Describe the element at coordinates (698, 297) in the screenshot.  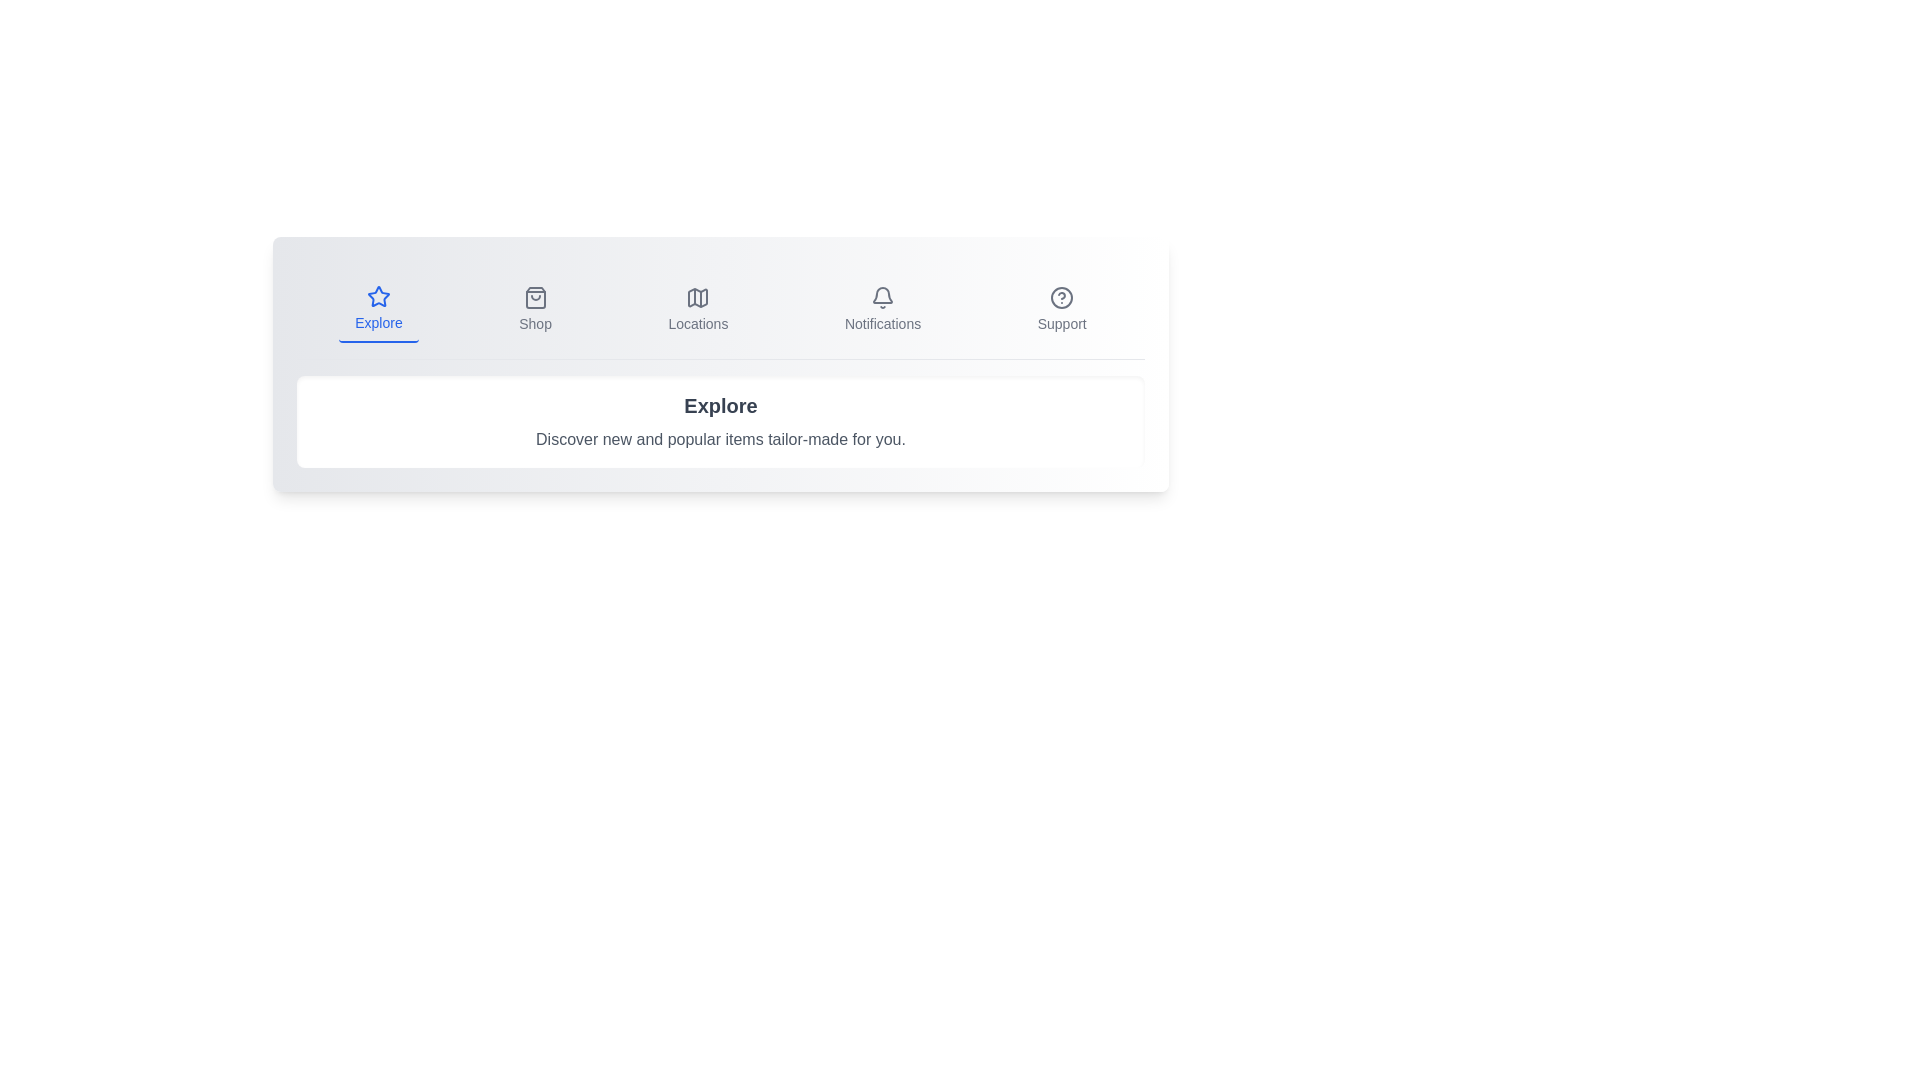
I see `the 'Locations' icon, which is centrally located in the navigation bar and serves as a visual cue for the 'Locations' section` at that location.